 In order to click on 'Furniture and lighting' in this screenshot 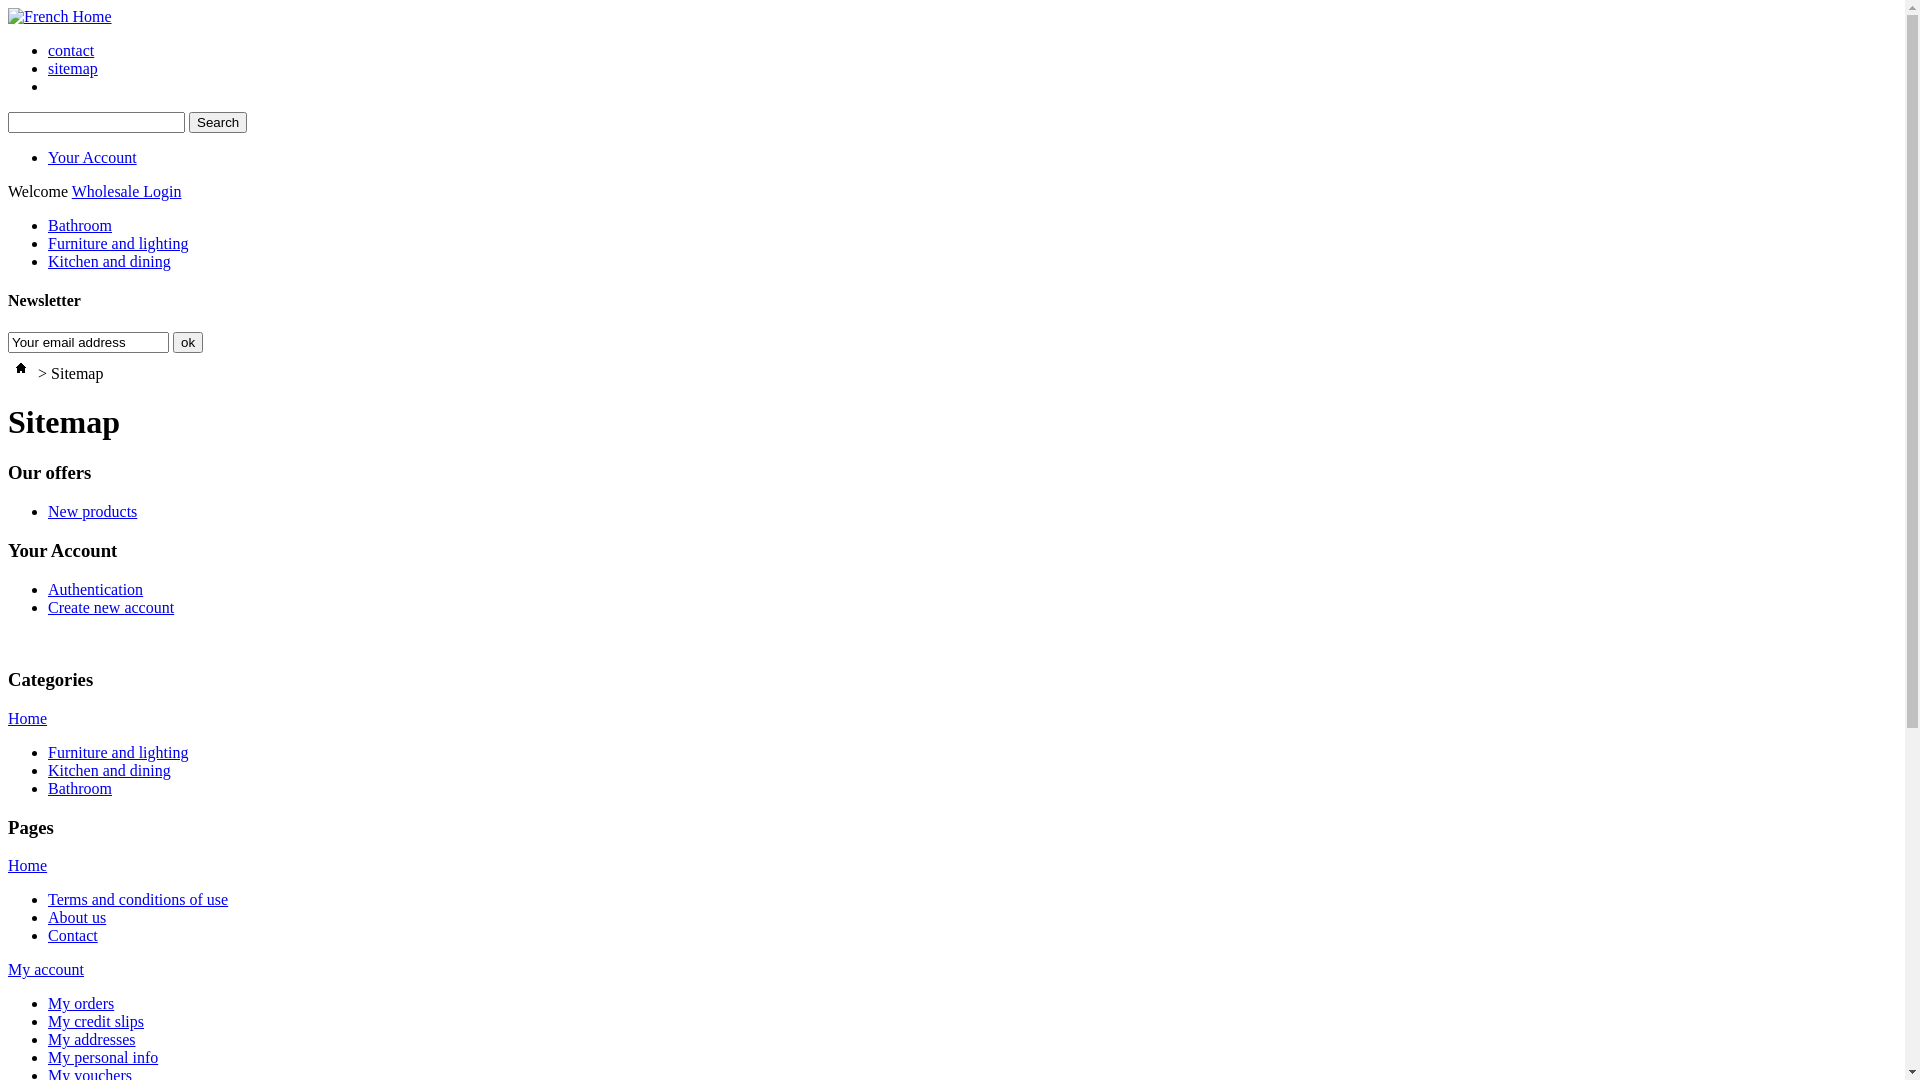, I will do `click(48, 242)`.